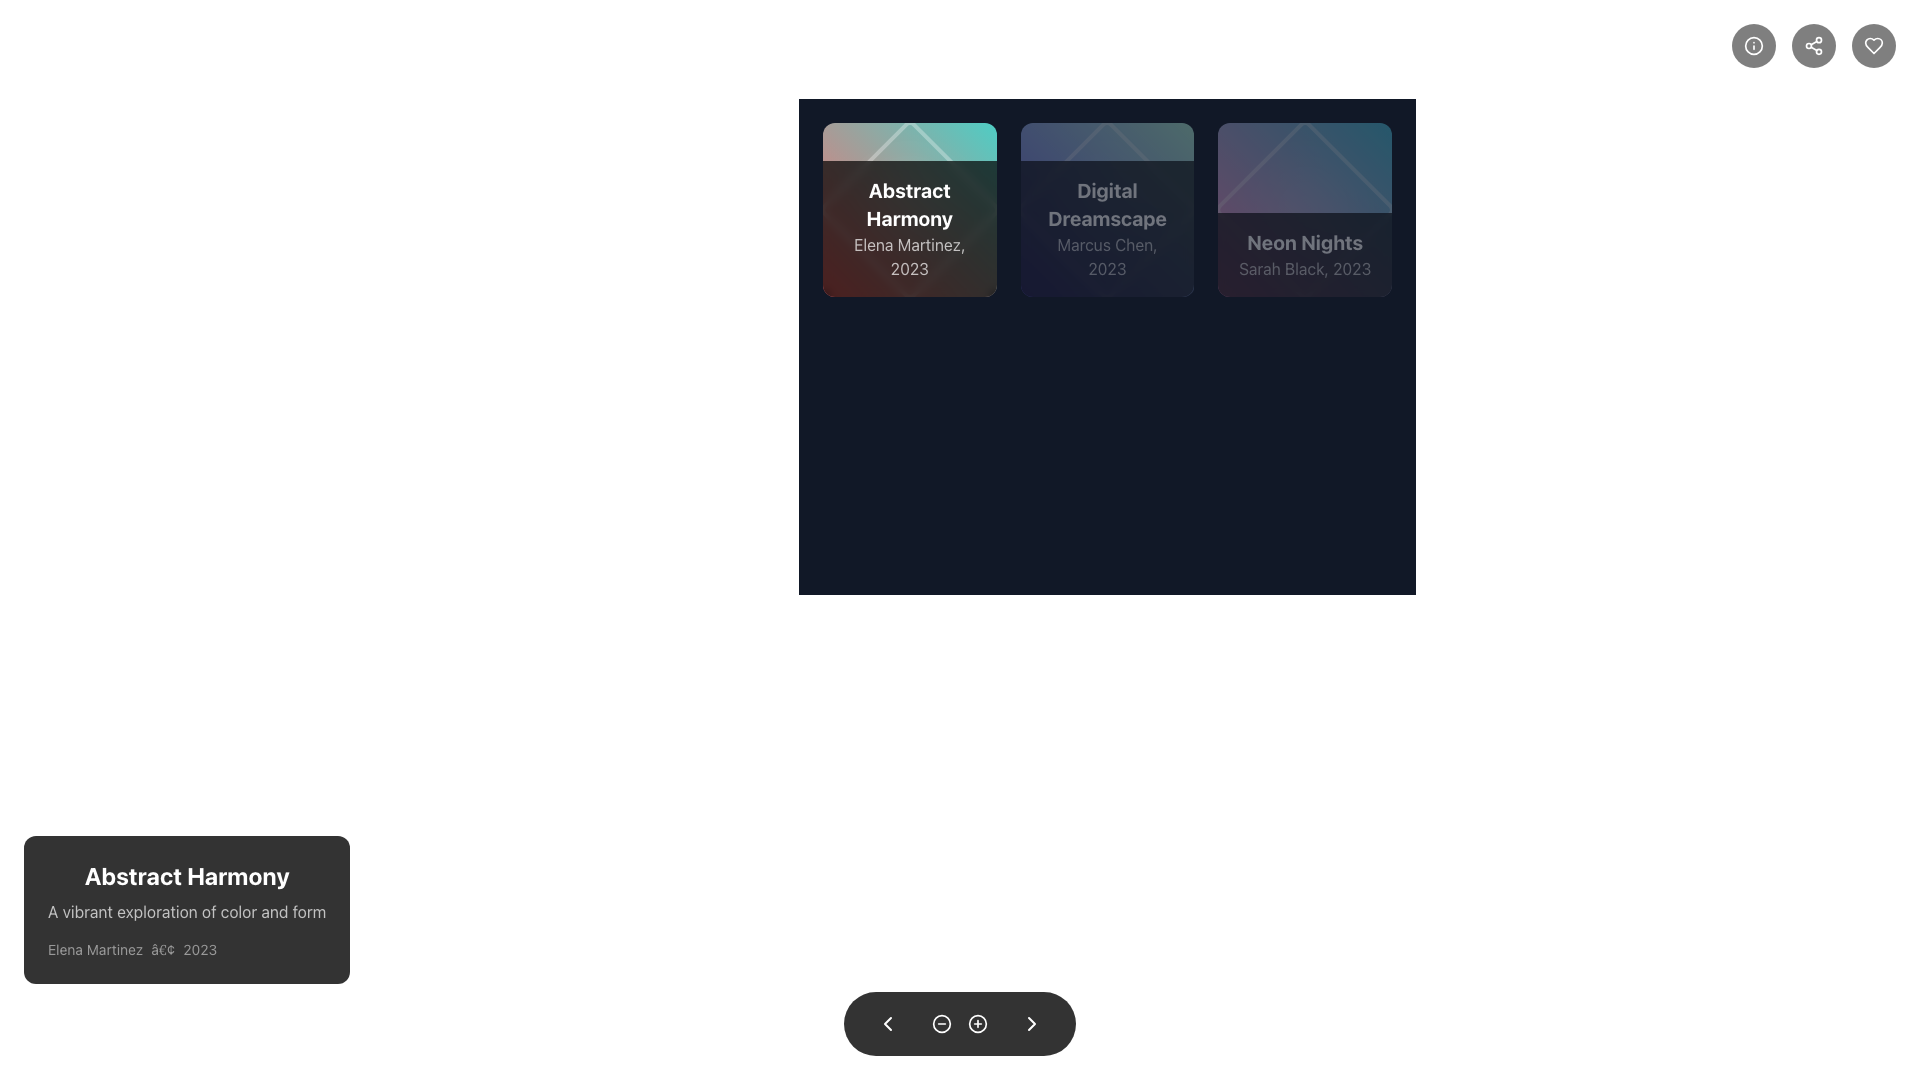 Image resolution: width=1920 pixels, height=1080 pixels. I want to click on the heart-shaped icon located at the upper right corner of the interface to favorite or unfavorite an item, so click(1872, 45).